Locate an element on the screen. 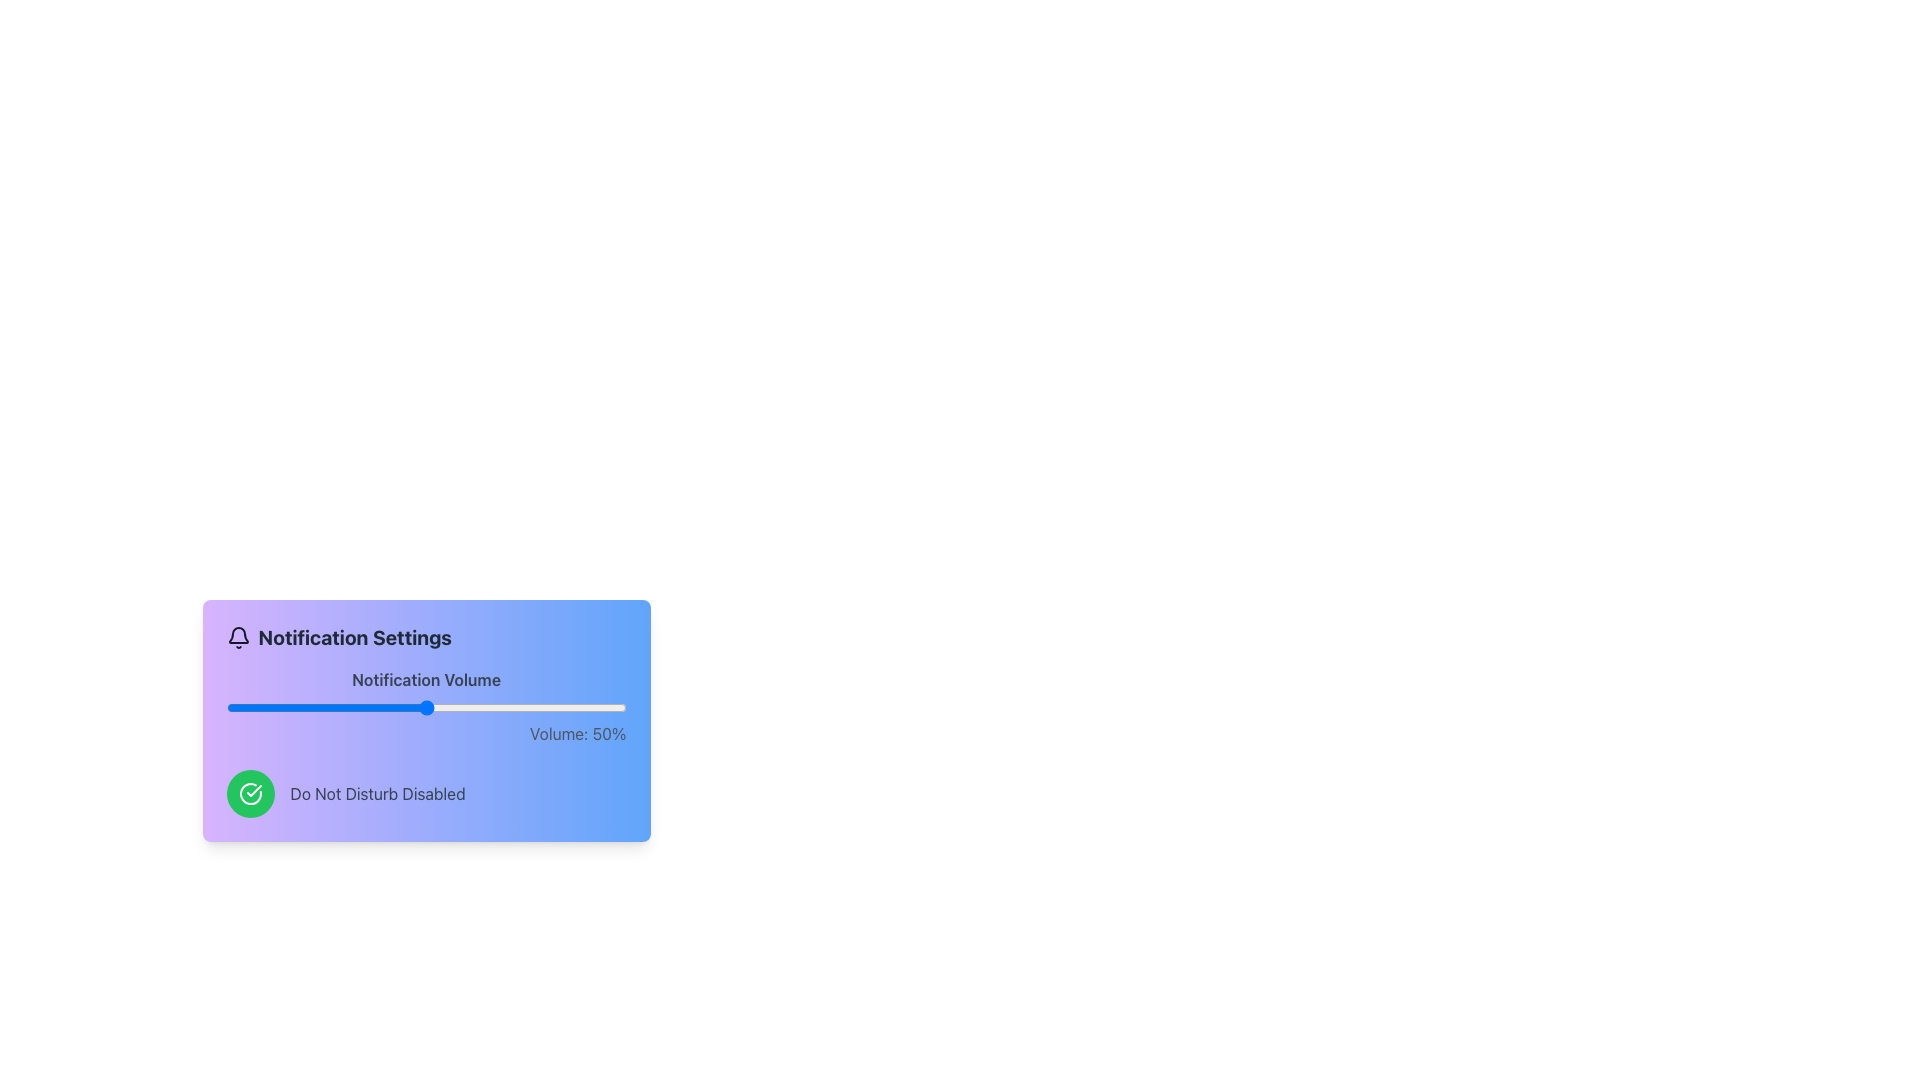 The height and width of the screenshot is (1080, 1920). volume percentage displayed in the 'Volume: 50%' label, which is aligned to the right and located below the blue volume slider in the 'Notification Volume' section is located at coordinates (425, 733).